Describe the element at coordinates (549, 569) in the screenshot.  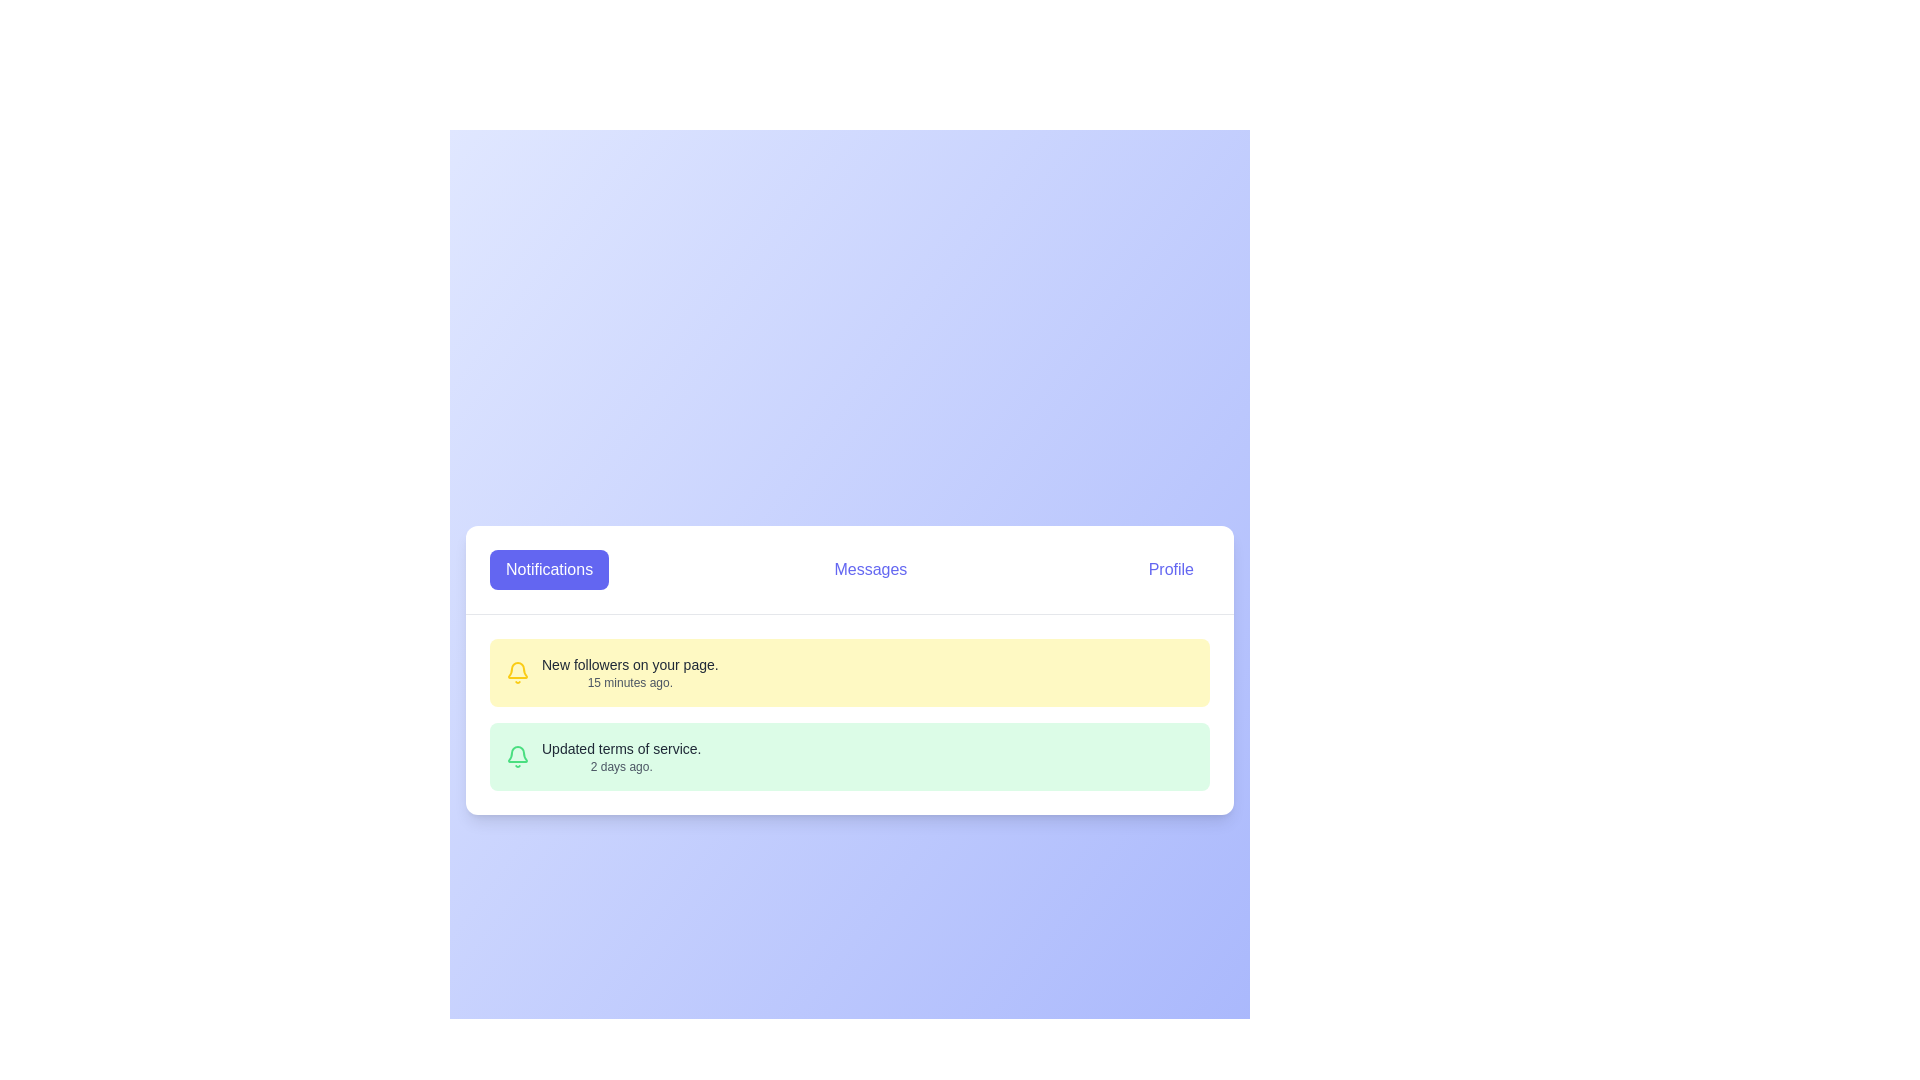
I see `the 'Notifications' button, which is the first button in a row of three, featuring a blue background and white text, to trigger a tooltip or visual change` at that location.